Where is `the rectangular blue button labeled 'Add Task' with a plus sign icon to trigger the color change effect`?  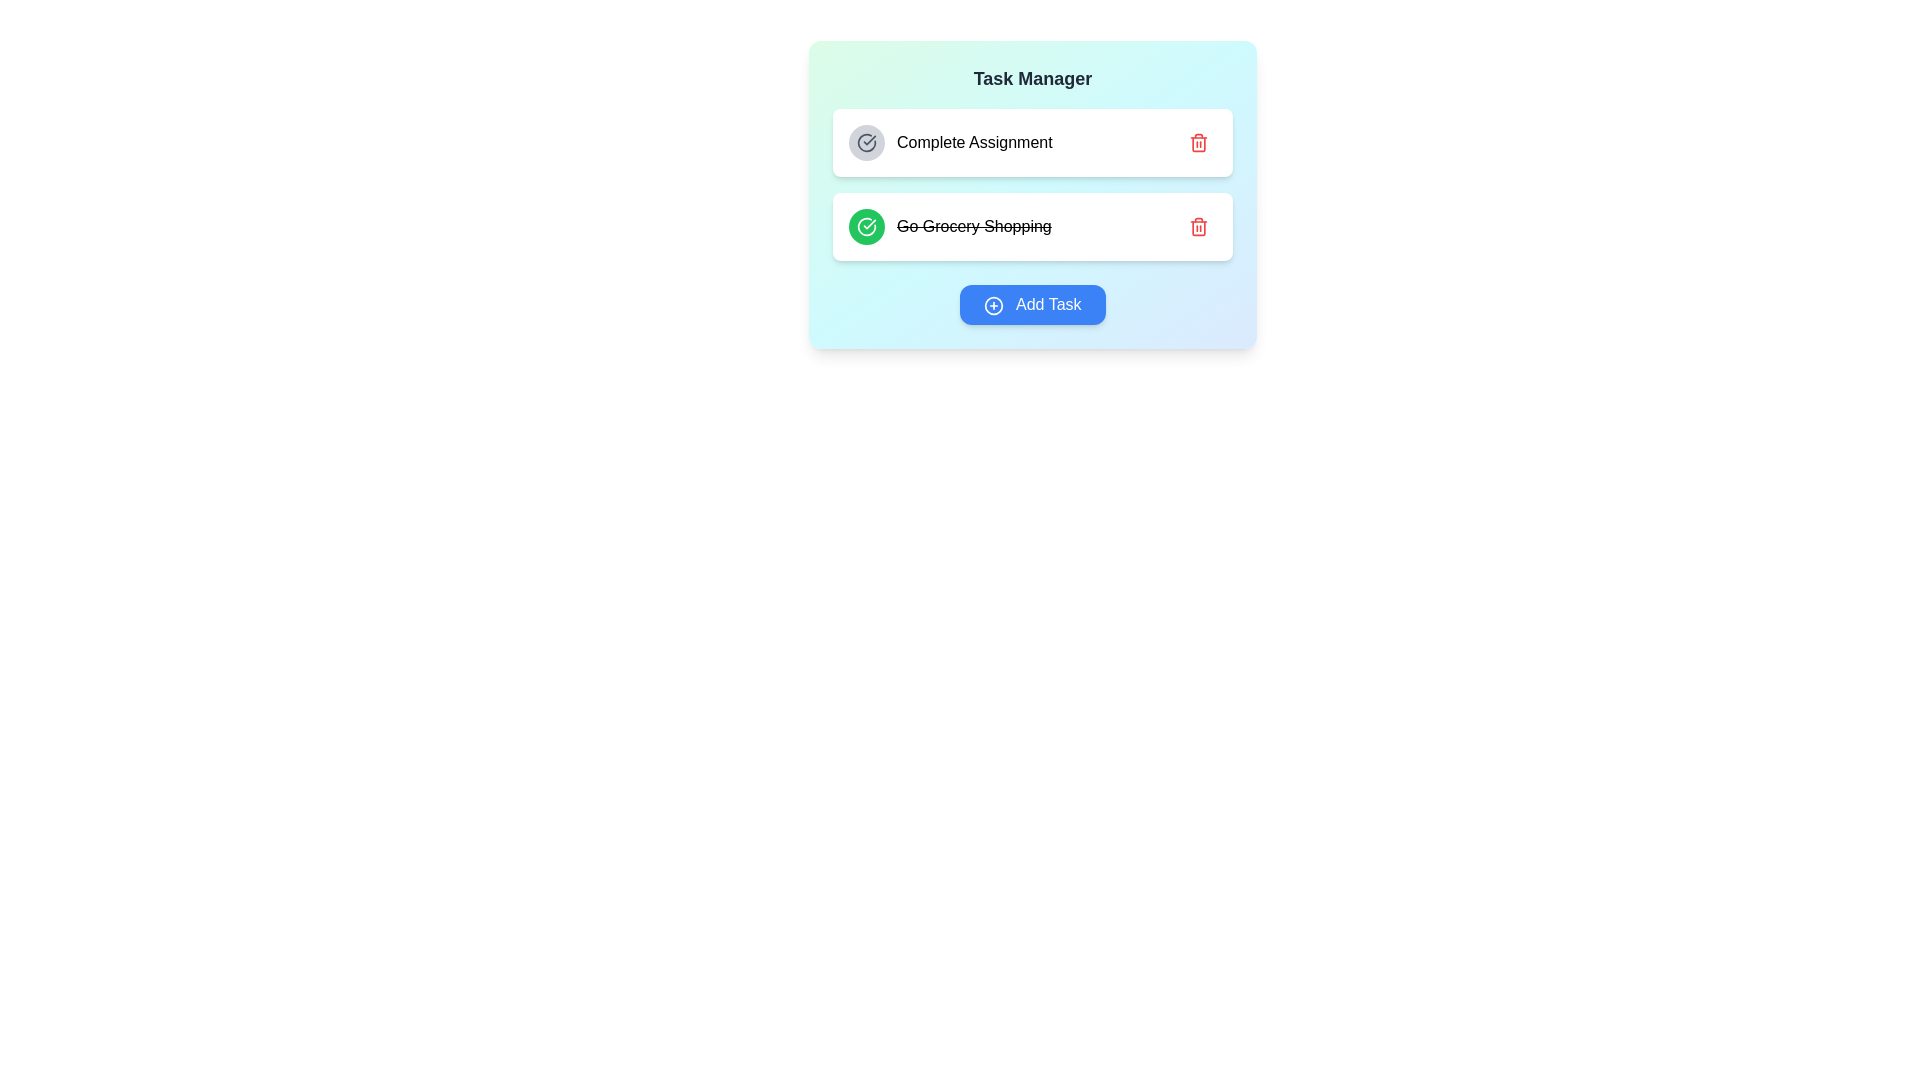 the rectangular blue button labeled 'Add Task' with a plus sign icon to trigger the color change effect is located at coordinates (1032, 304).